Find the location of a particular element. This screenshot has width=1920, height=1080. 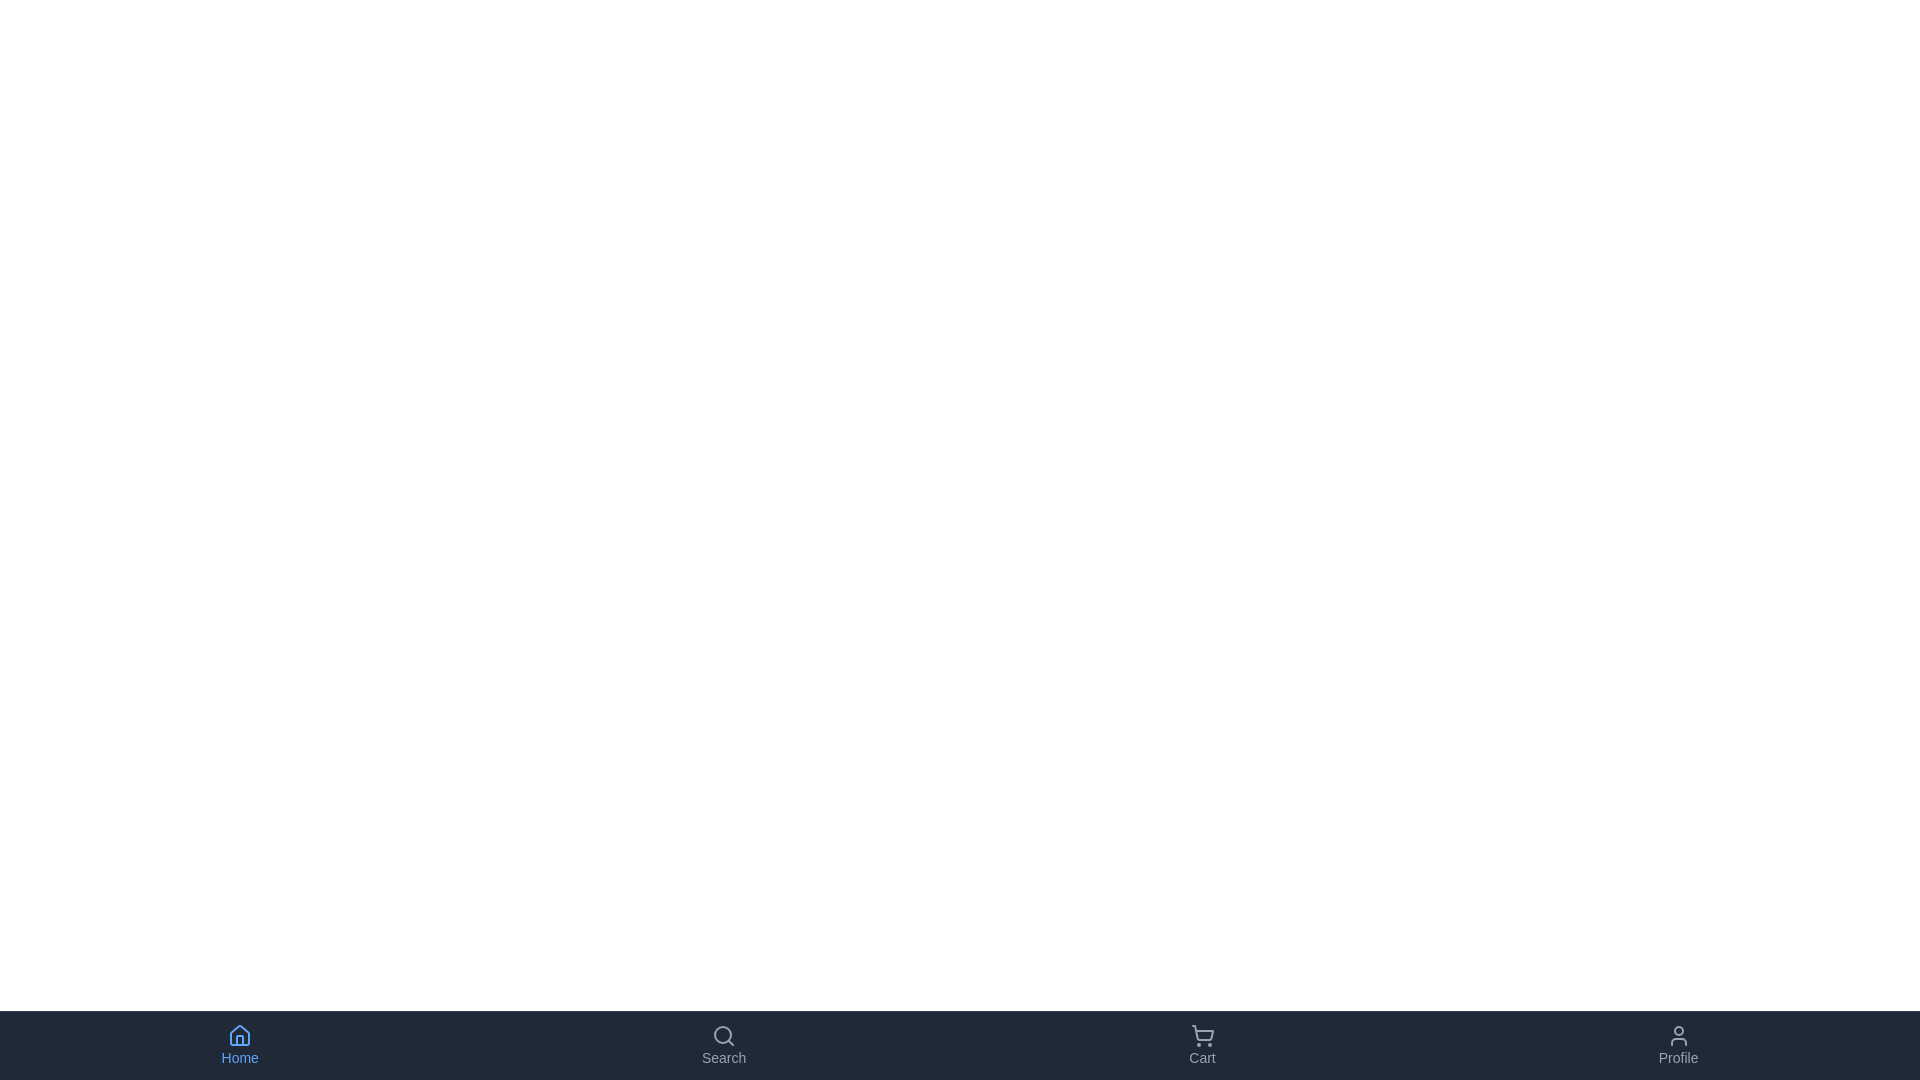

the decorative SVG circle that is part of the search icon in the bottom navigation bar is located at coordinates (722, 1034).